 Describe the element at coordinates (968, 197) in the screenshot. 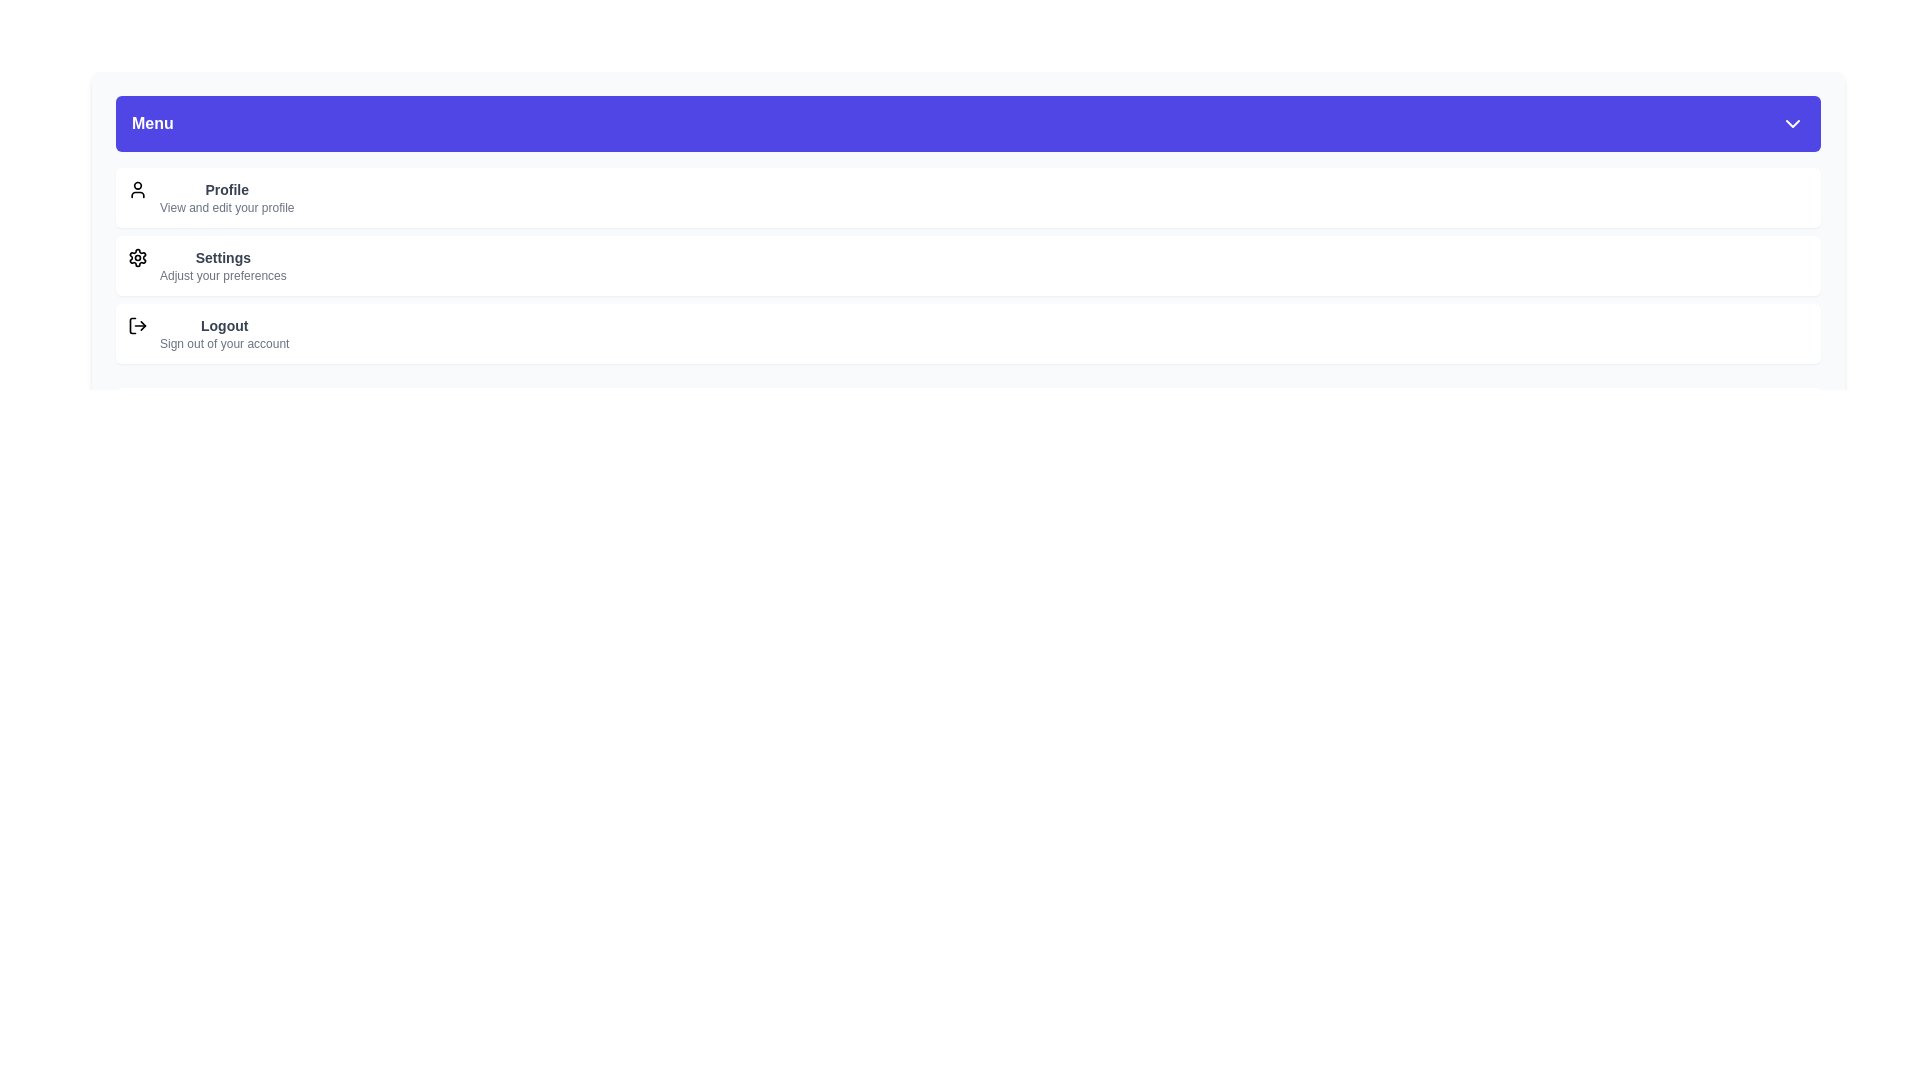

I see `the menu item labeled Profile to select it` at that location.